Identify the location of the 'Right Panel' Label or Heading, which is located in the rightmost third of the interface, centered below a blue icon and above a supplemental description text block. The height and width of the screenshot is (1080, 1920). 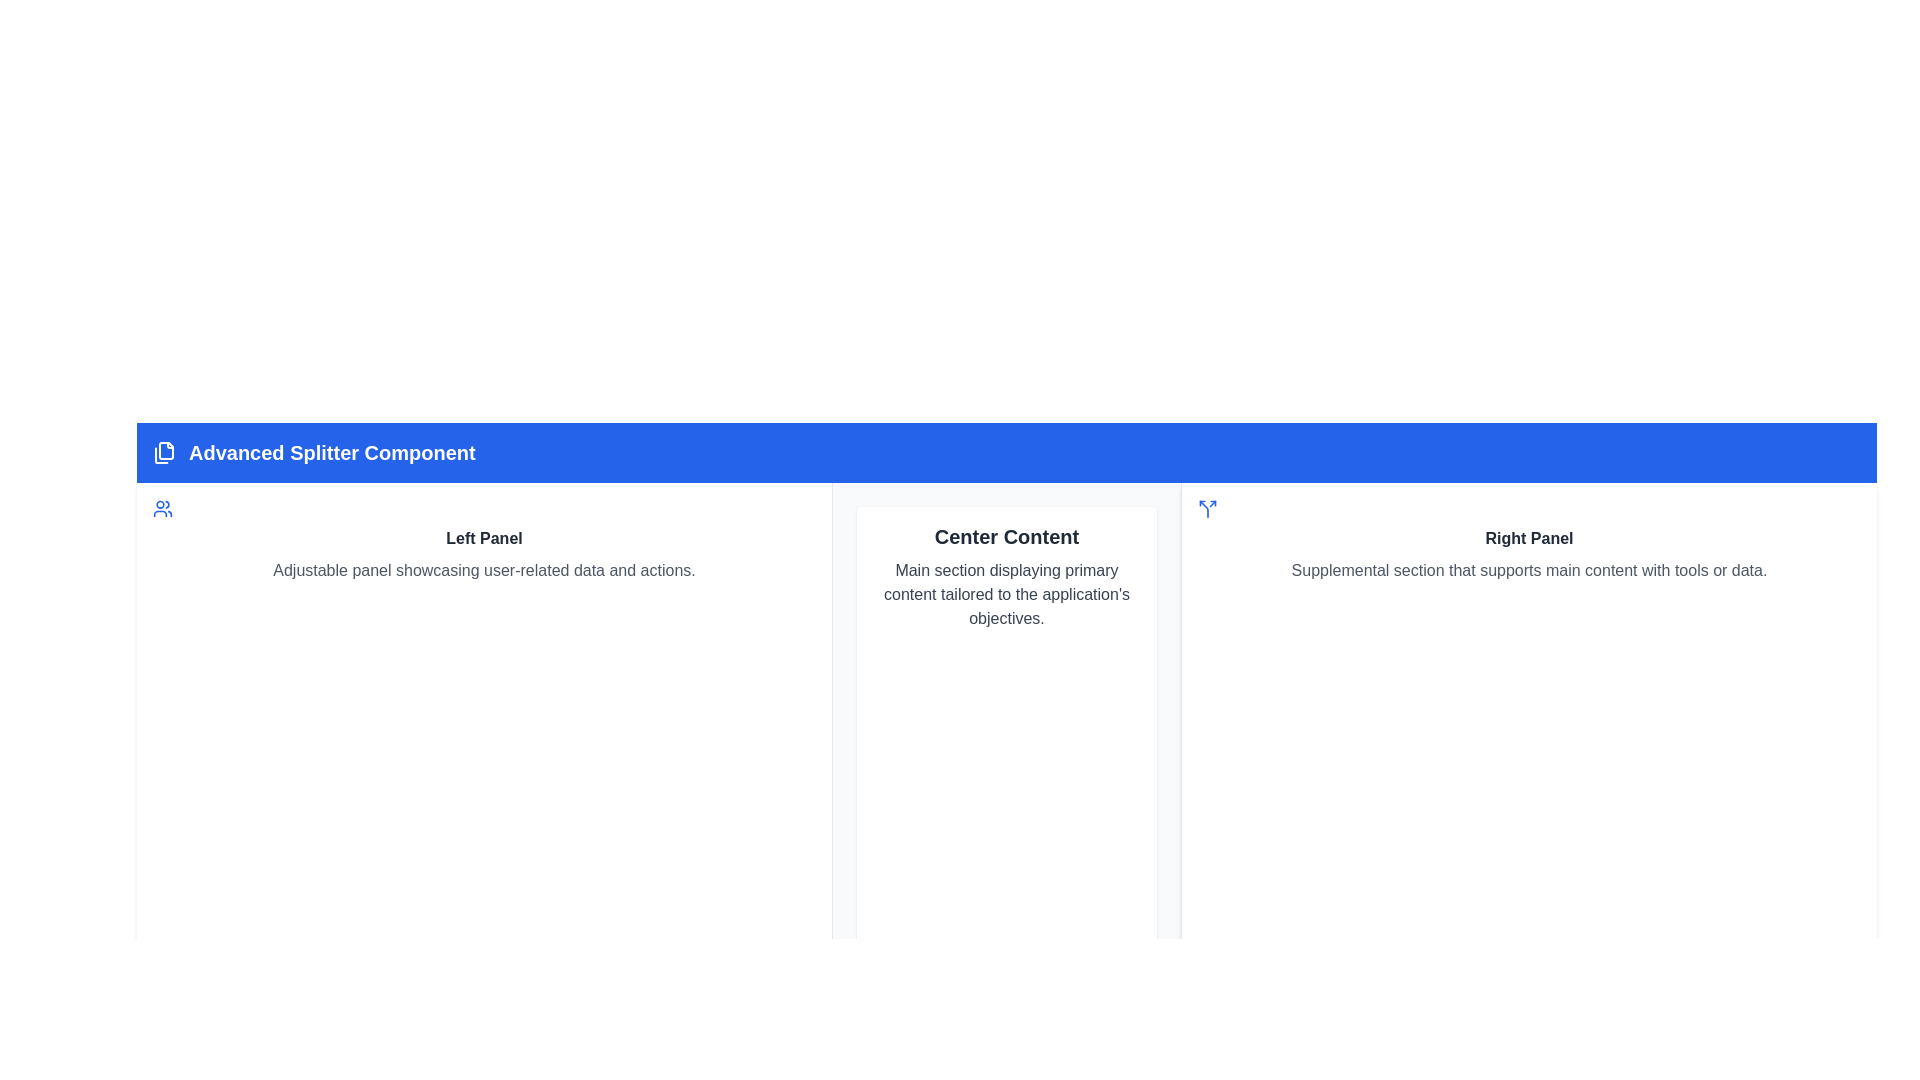
(1528, 538).